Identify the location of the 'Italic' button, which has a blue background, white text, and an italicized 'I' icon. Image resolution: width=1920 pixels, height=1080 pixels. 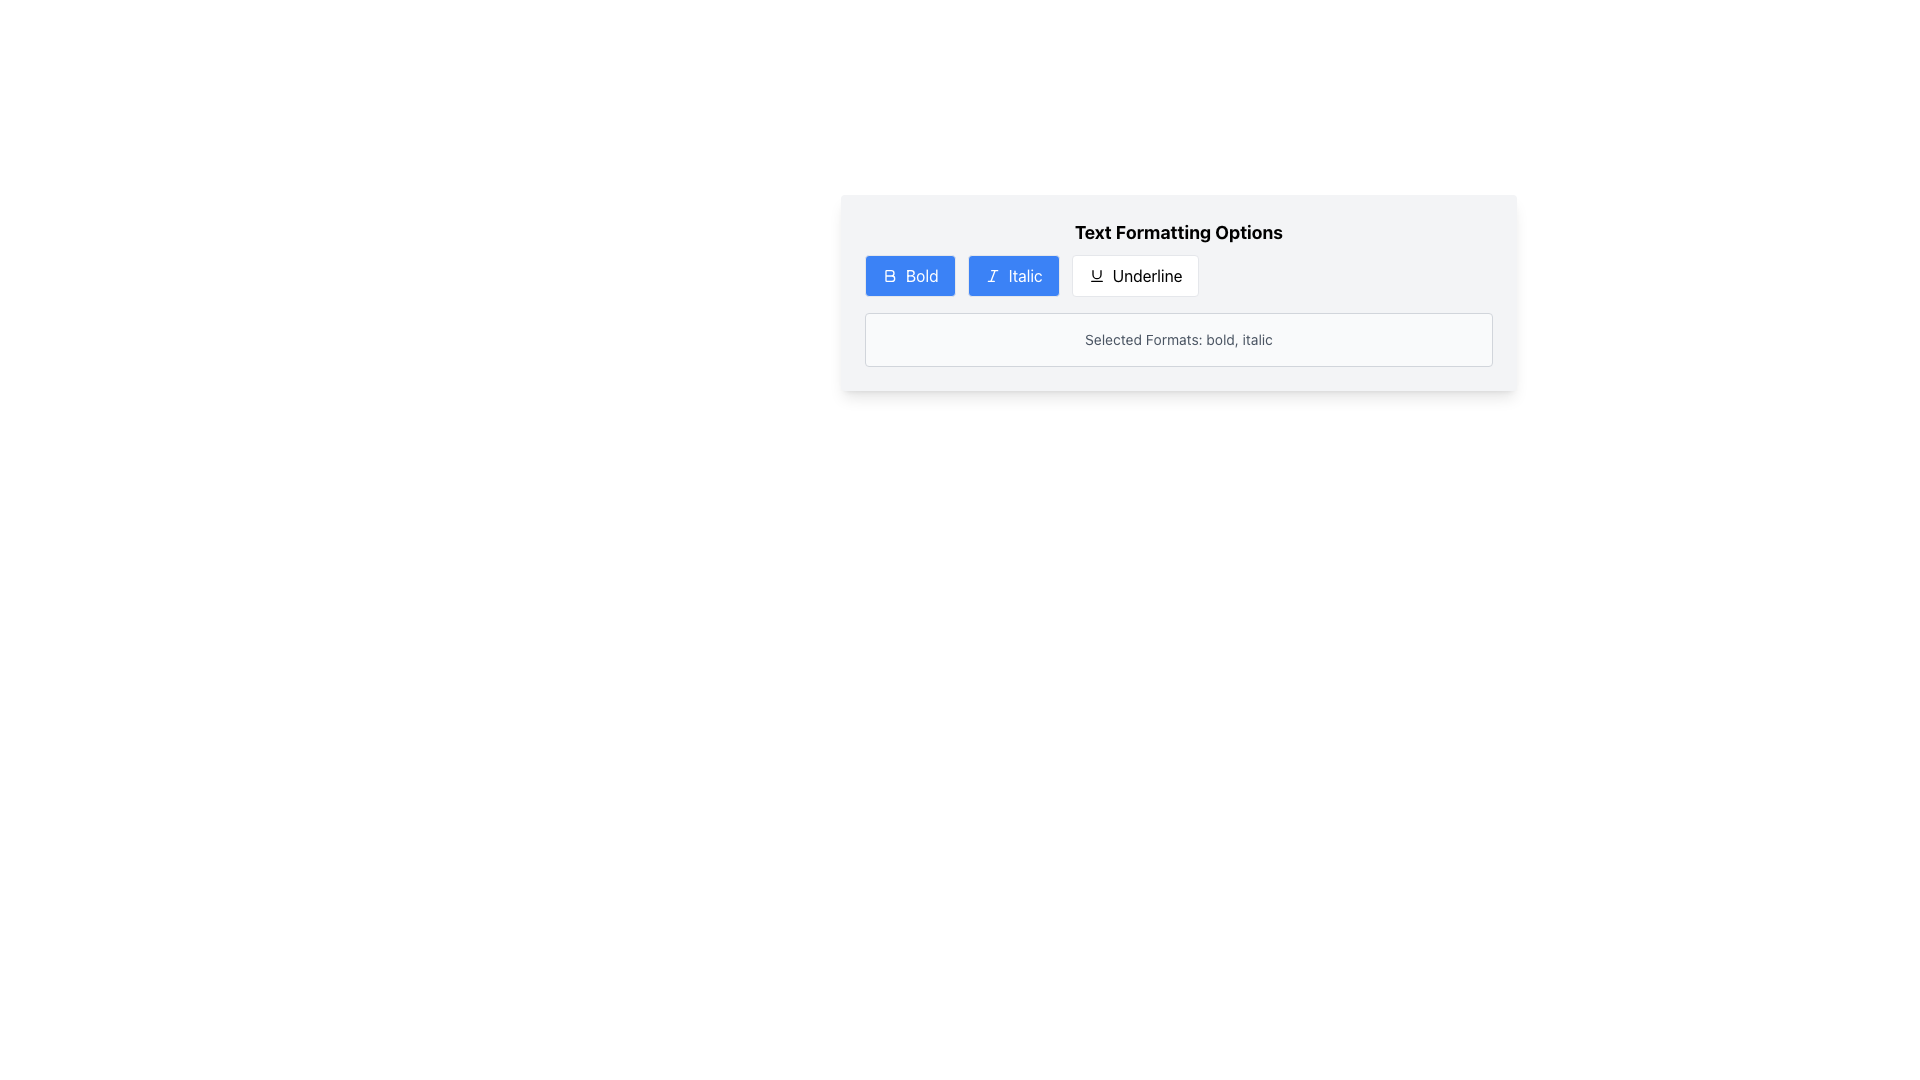
(1013, 276).